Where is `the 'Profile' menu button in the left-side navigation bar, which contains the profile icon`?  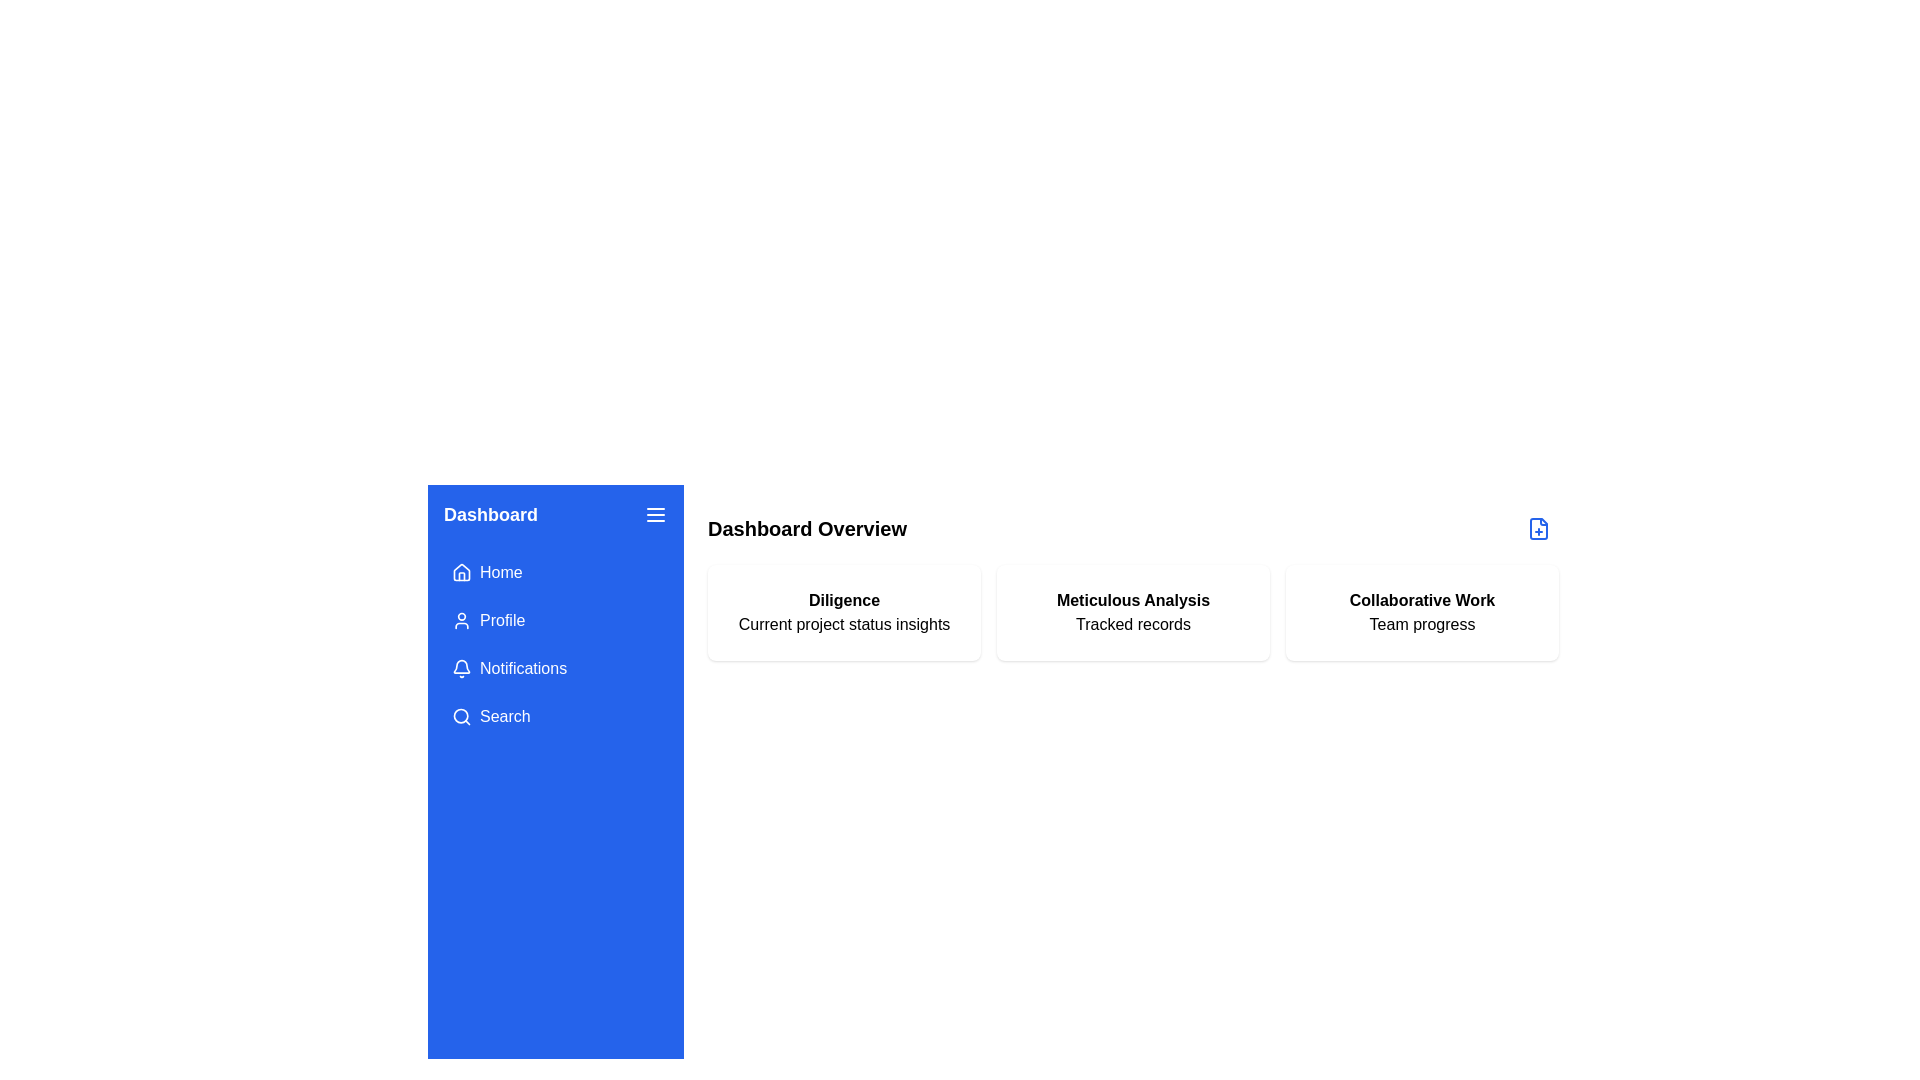
the 'Profile' menu button in the left-side navigation bar, which contains the profile icon is located at coordinates (460, 620).